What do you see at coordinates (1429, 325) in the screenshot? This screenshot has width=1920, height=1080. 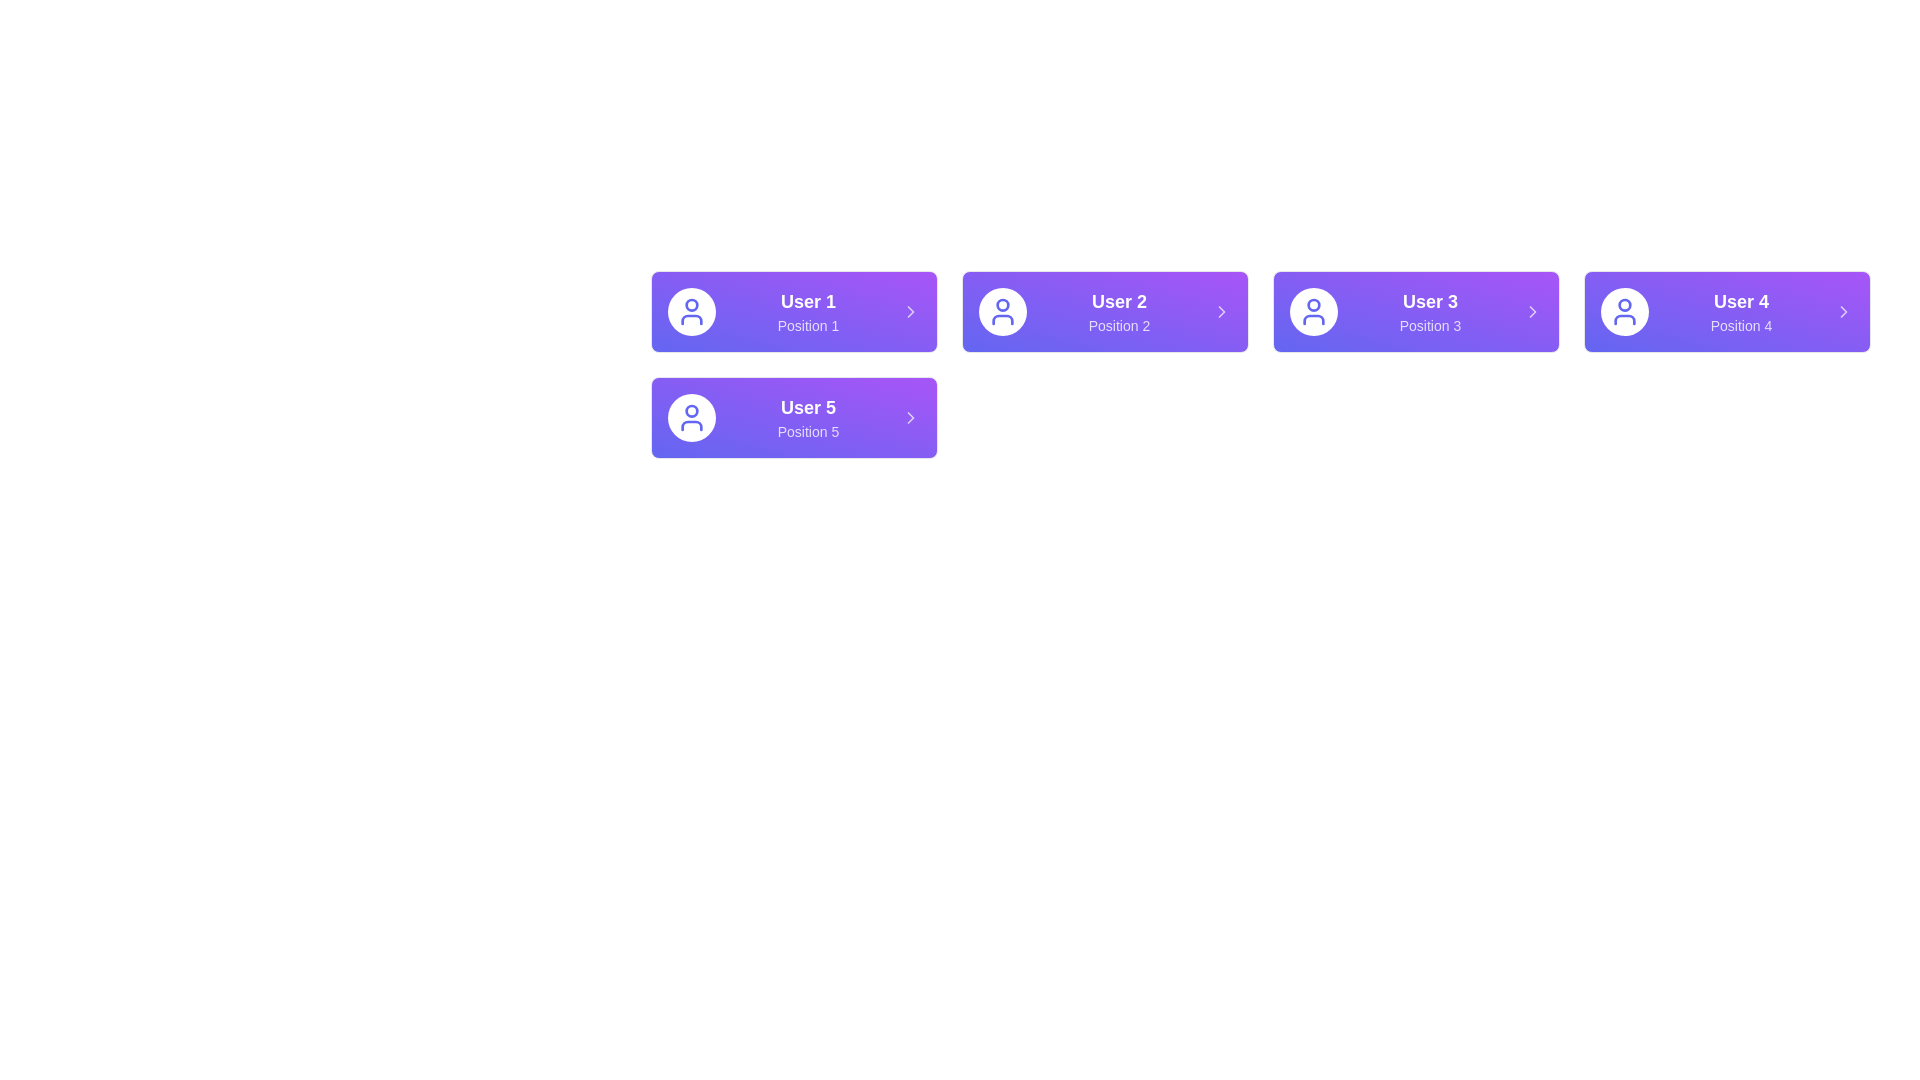 I see `the text label indicating the position or status associated with 'User 3', which is located below the 'User 3' text and above the right arrow icon` at bounding box center [1429, 325].